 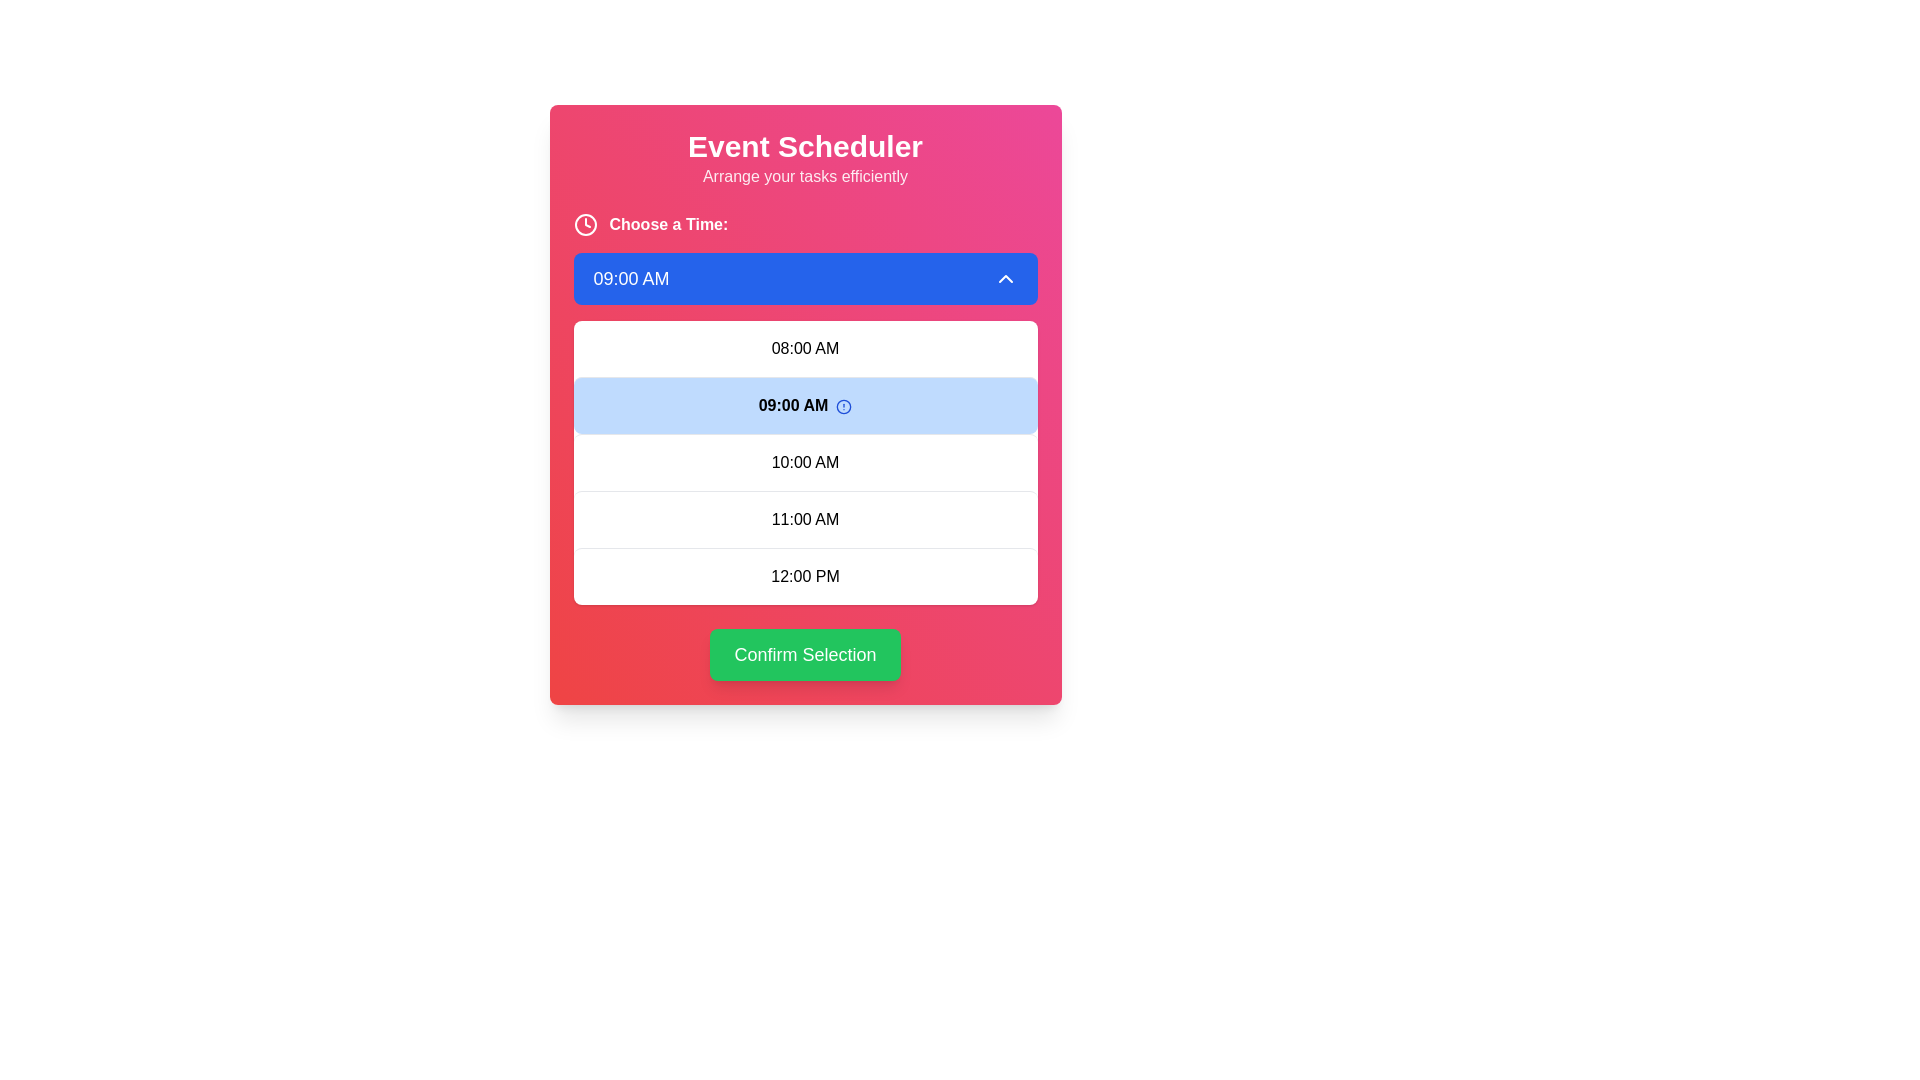 I want to click on the fourth item in the selectable list that displays the time '11:00 AM', so click(x=805, y=518).